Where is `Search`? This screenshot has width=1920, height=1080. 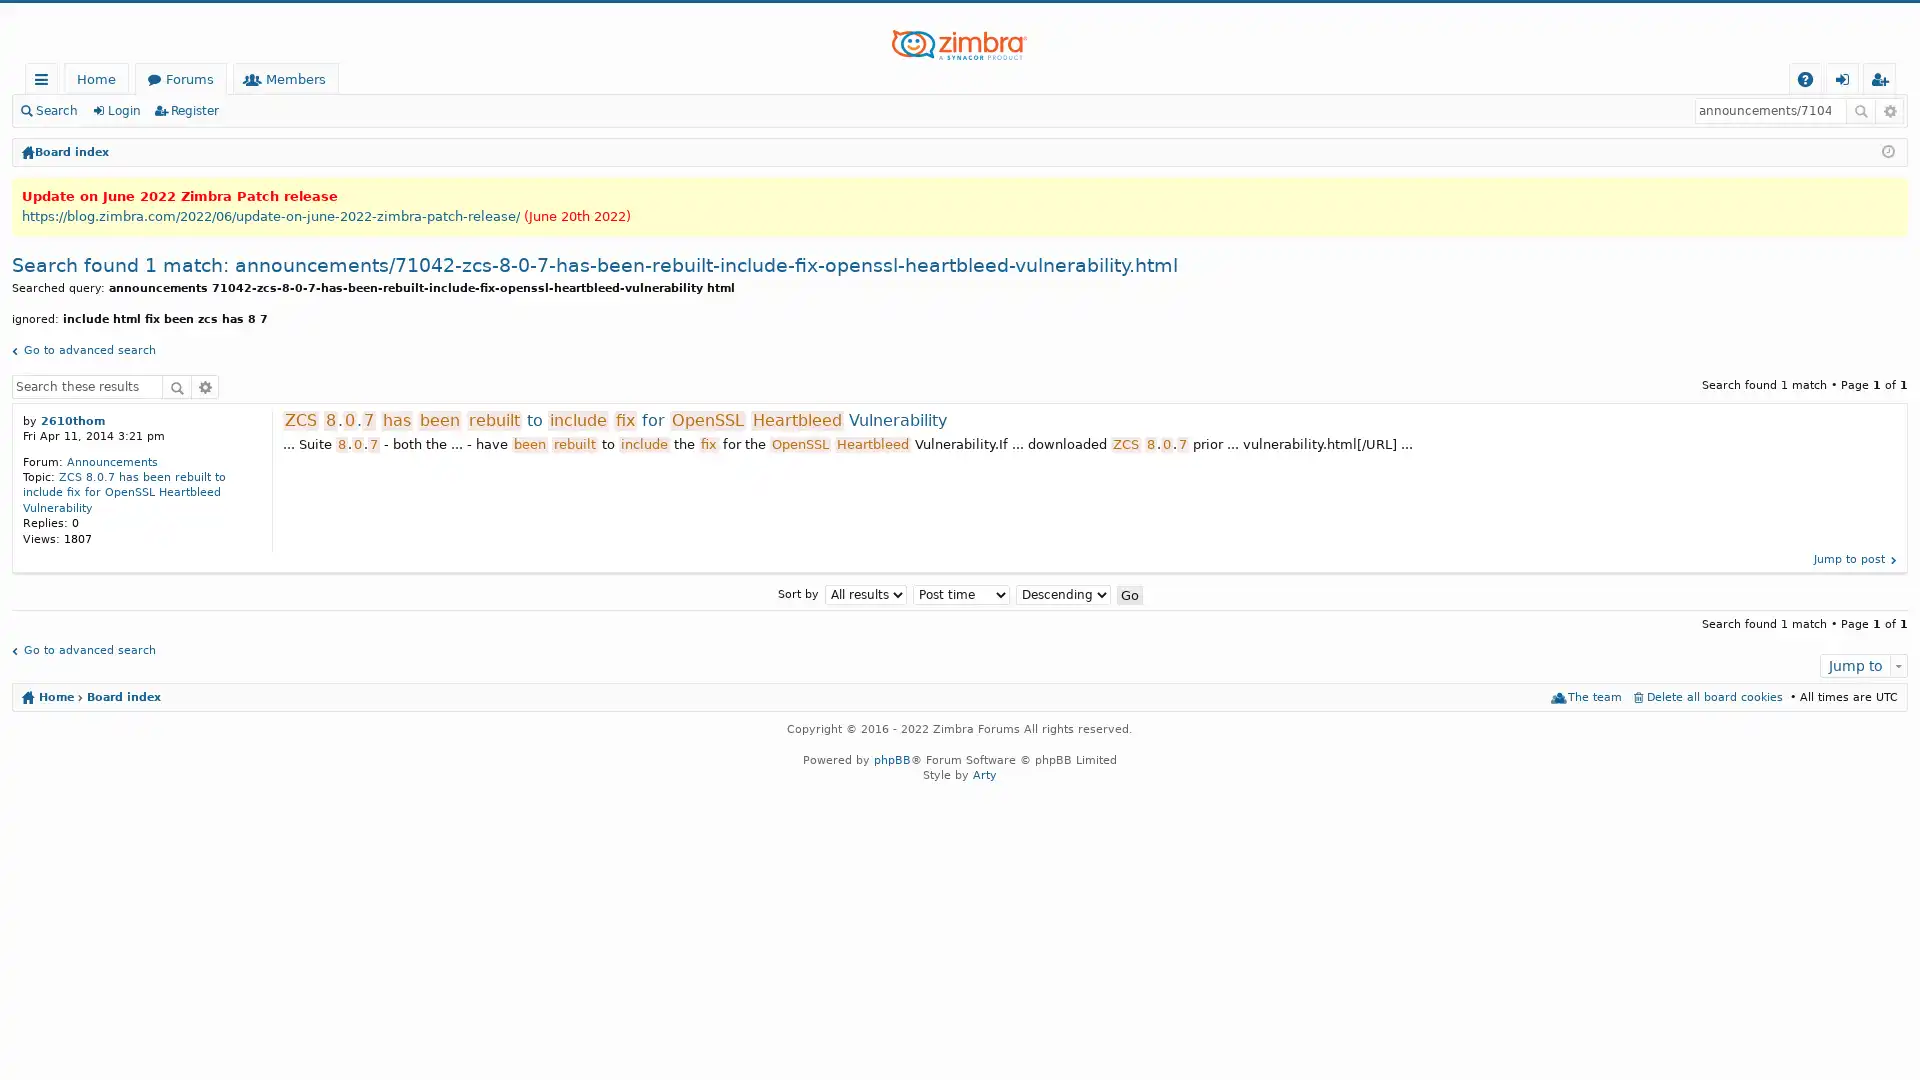 Search is located at coordinates (1860, 111).